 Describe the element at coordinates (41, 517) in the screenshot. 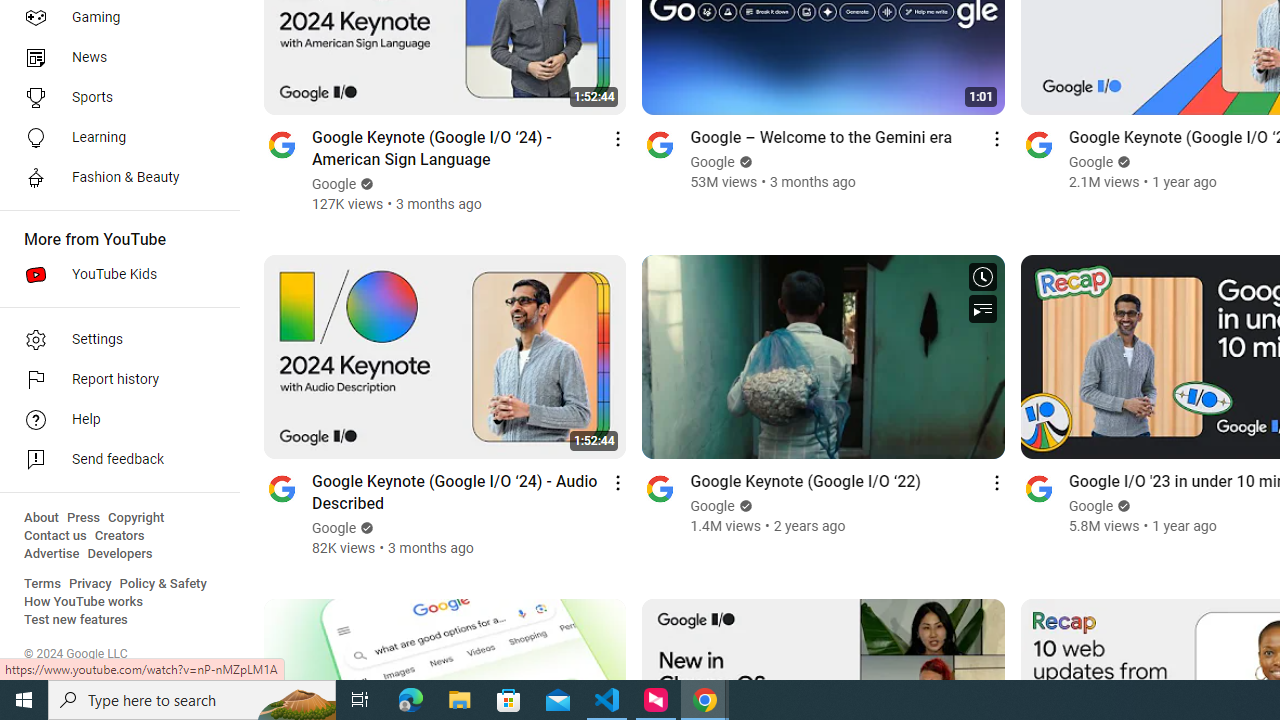

I see `'About'` at that location.